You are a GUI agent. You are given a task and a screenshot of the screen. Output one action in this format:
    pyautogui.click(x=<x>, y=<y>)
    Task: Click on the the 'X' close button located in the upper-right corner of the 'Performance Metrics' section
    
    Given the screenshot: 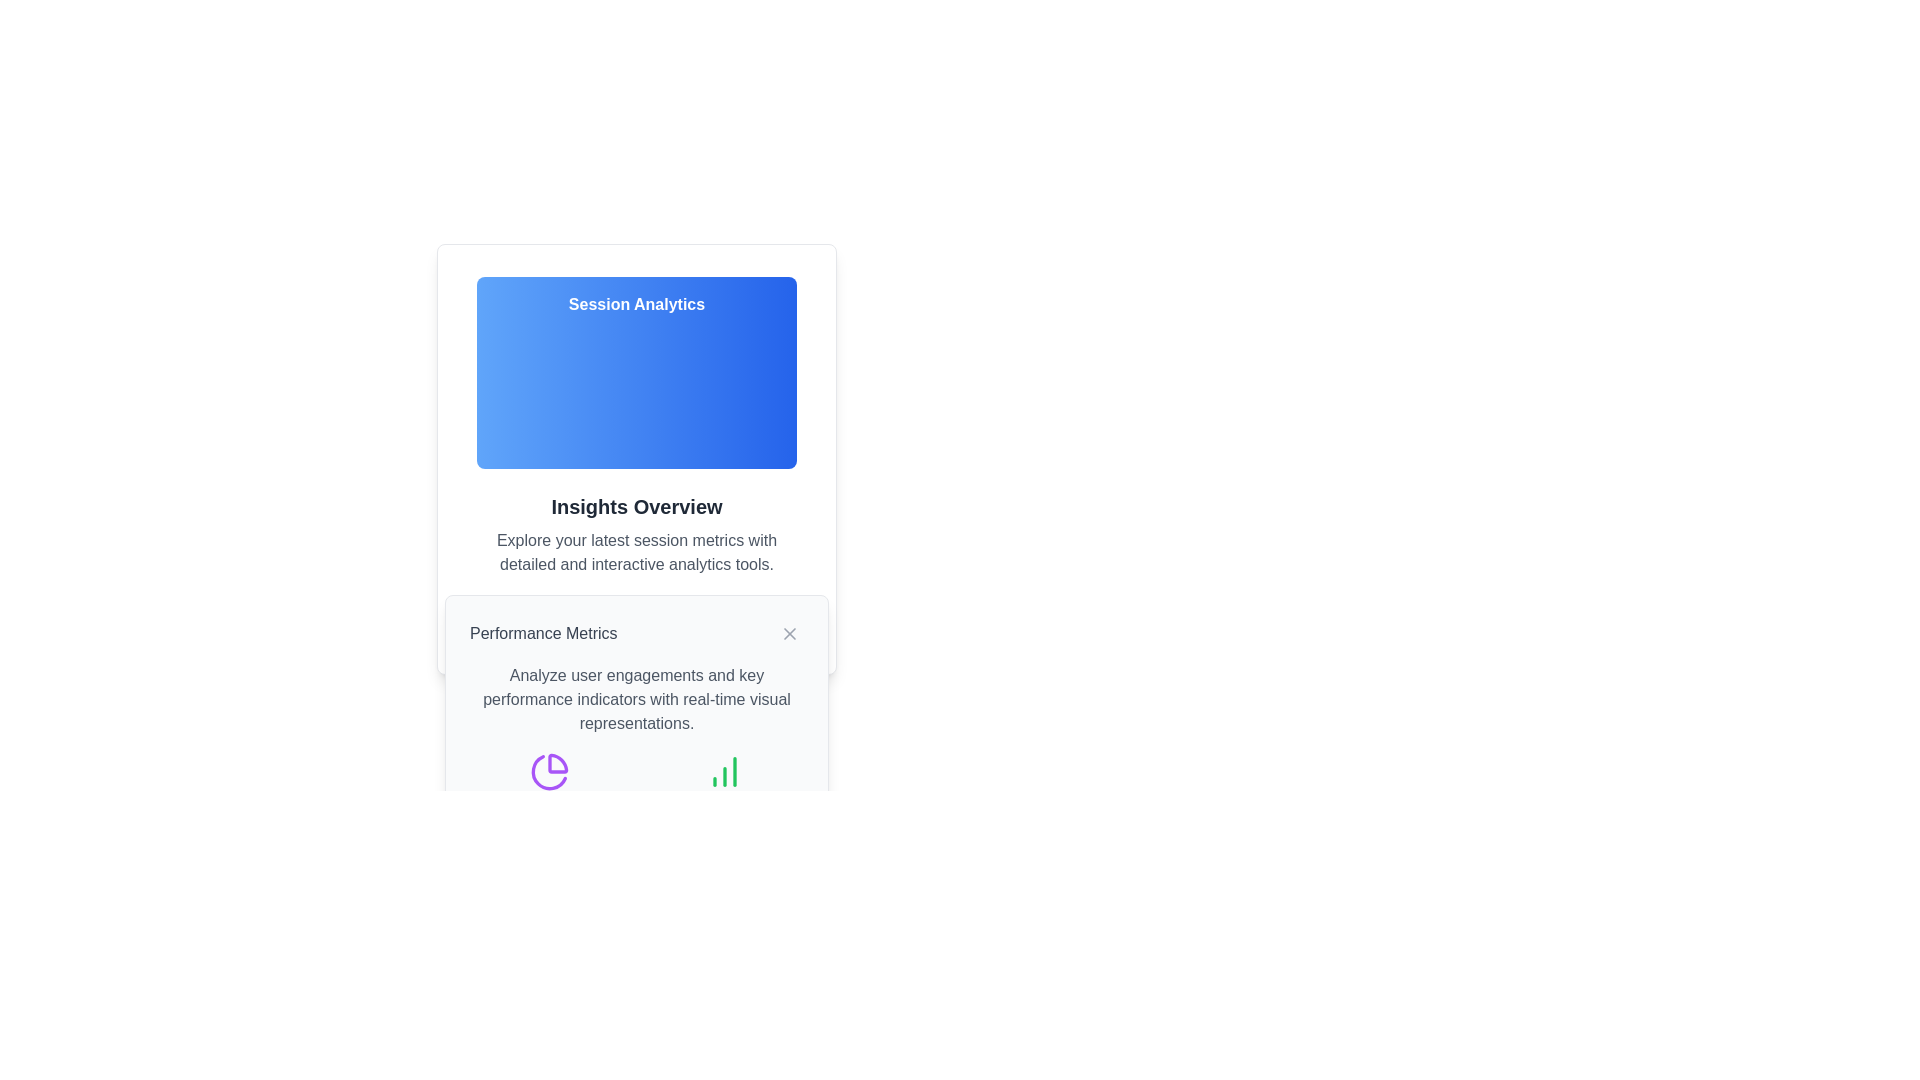 What is the action you would take?
    pyautogui.click(x=789, y=633)
    